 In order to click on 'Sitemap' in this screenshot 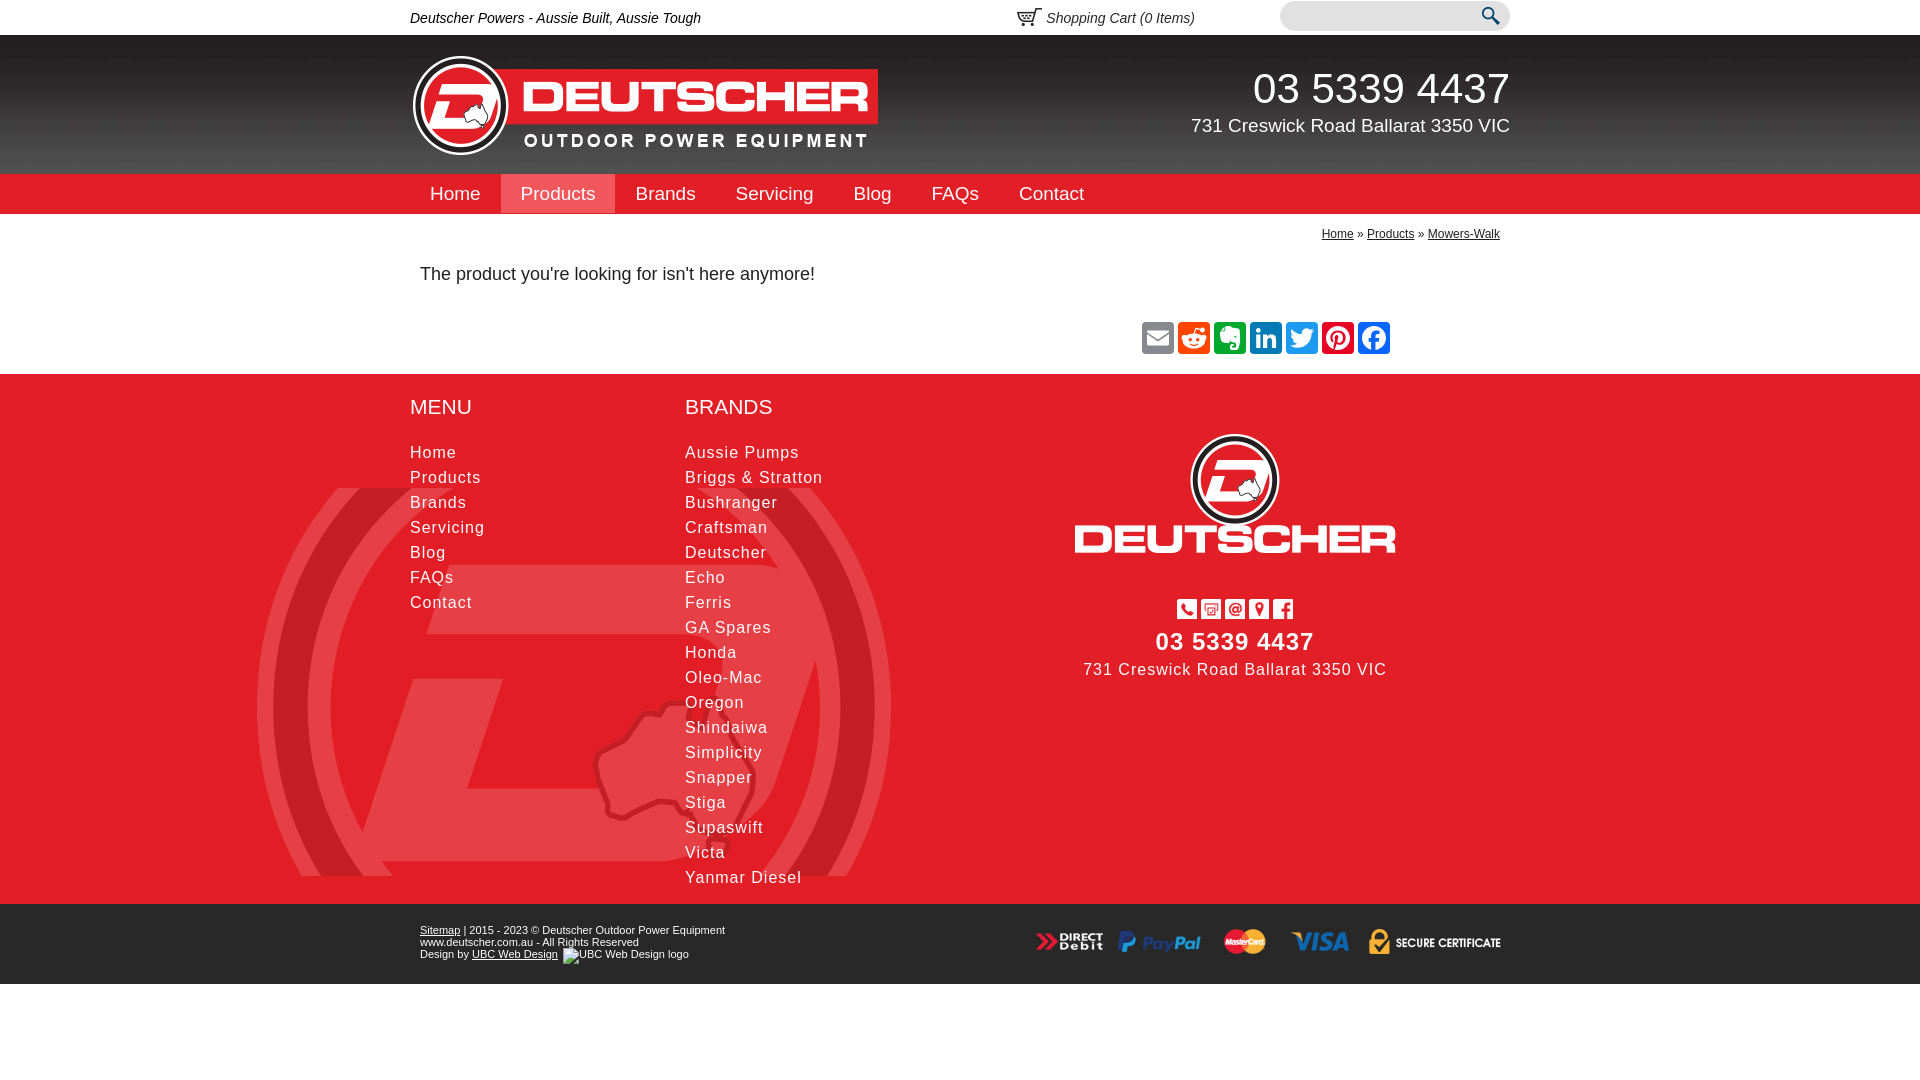, I will do `click(439, 929)`.